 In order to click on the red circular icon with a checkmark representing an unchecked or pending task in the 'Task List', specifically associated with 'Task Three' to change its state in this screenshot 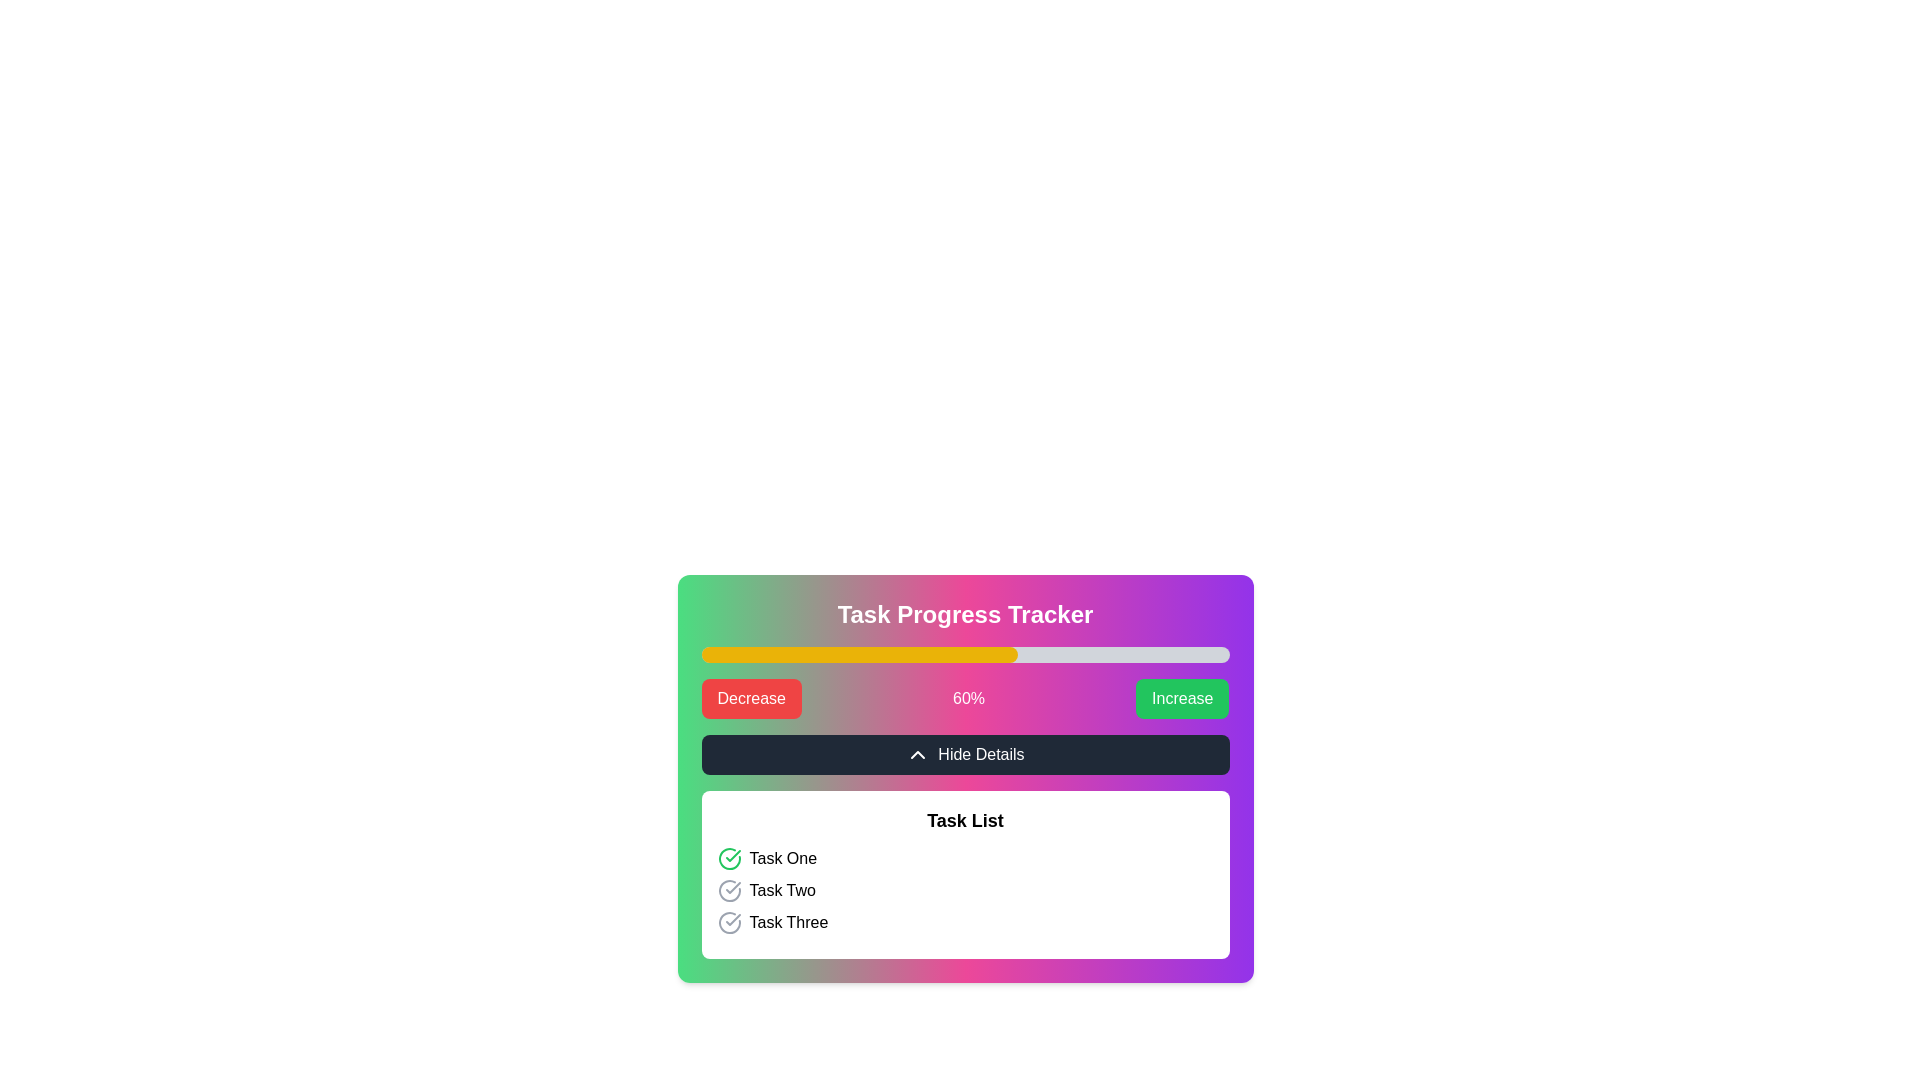, I will do `click(728, 922)`.